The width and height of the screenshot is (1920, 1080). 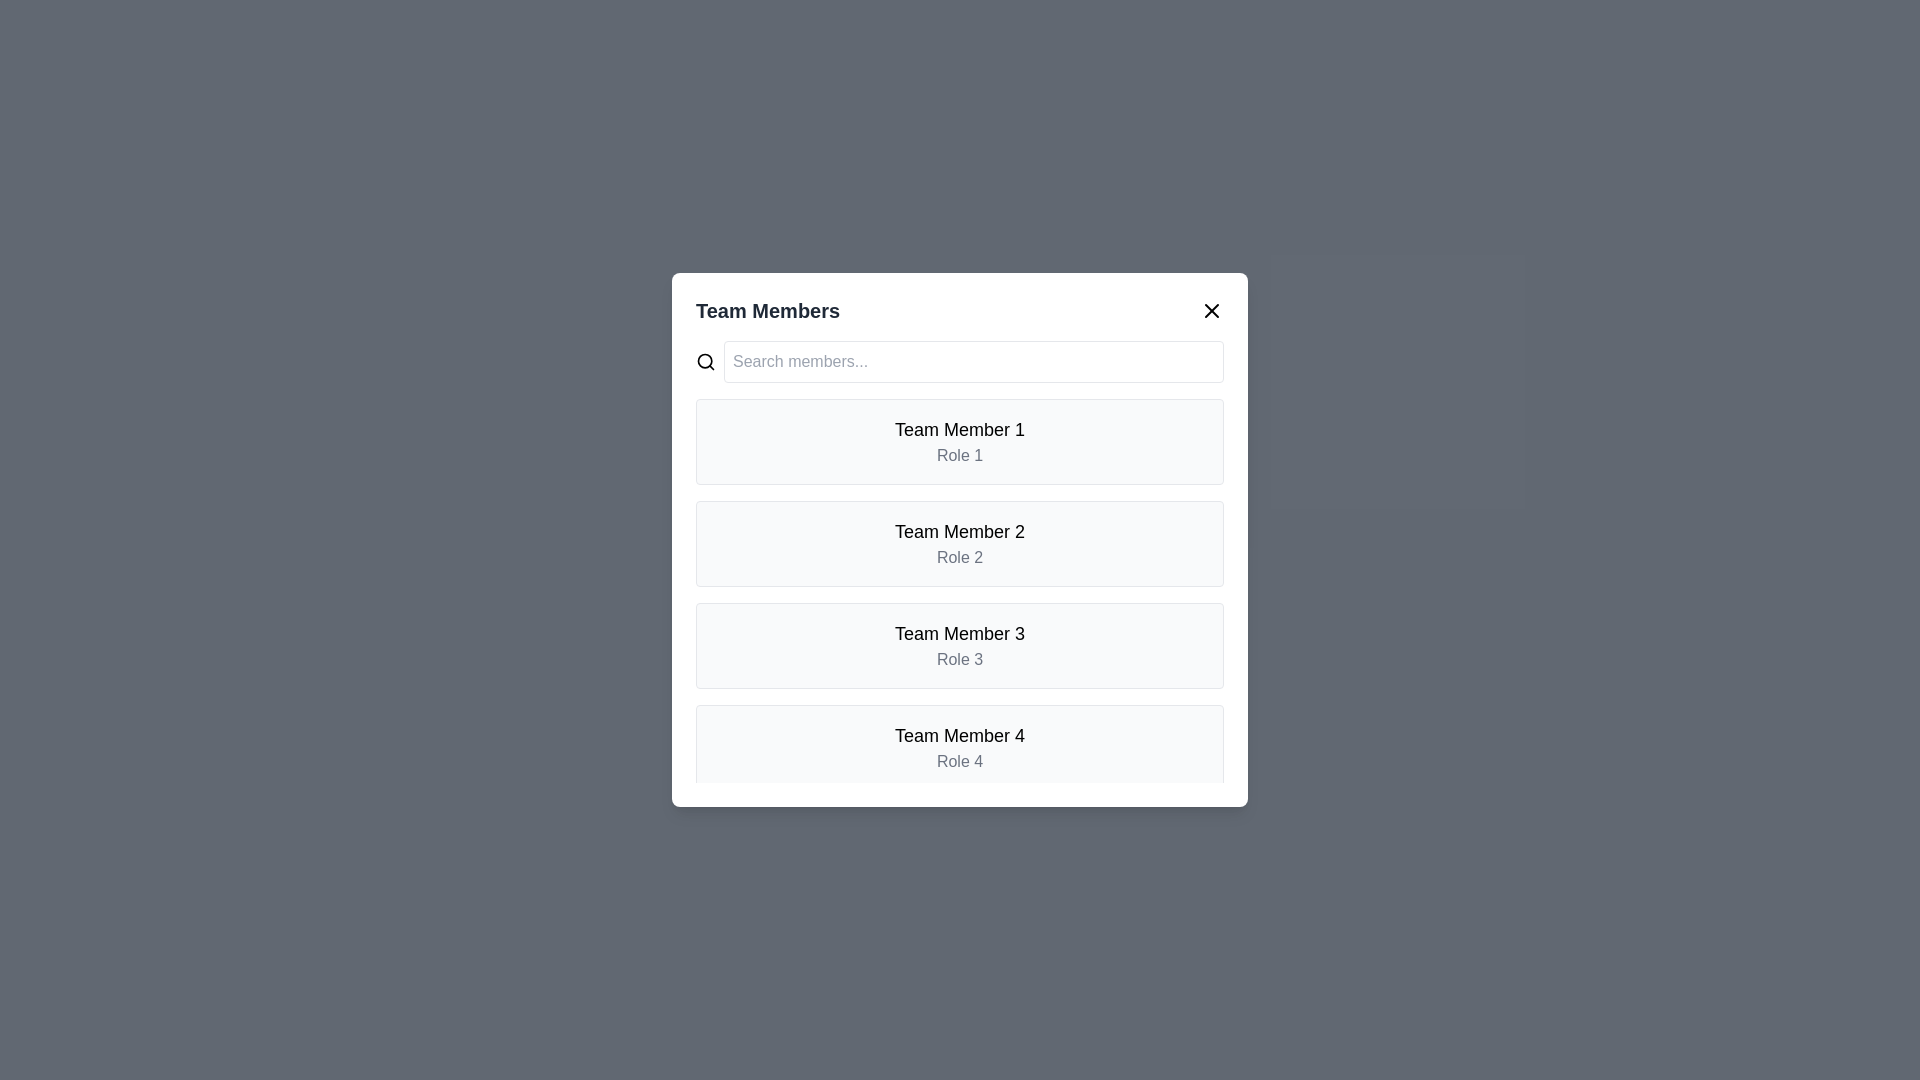 I want to click on the card of team member Team Member 2, so click(x=960, y=543).